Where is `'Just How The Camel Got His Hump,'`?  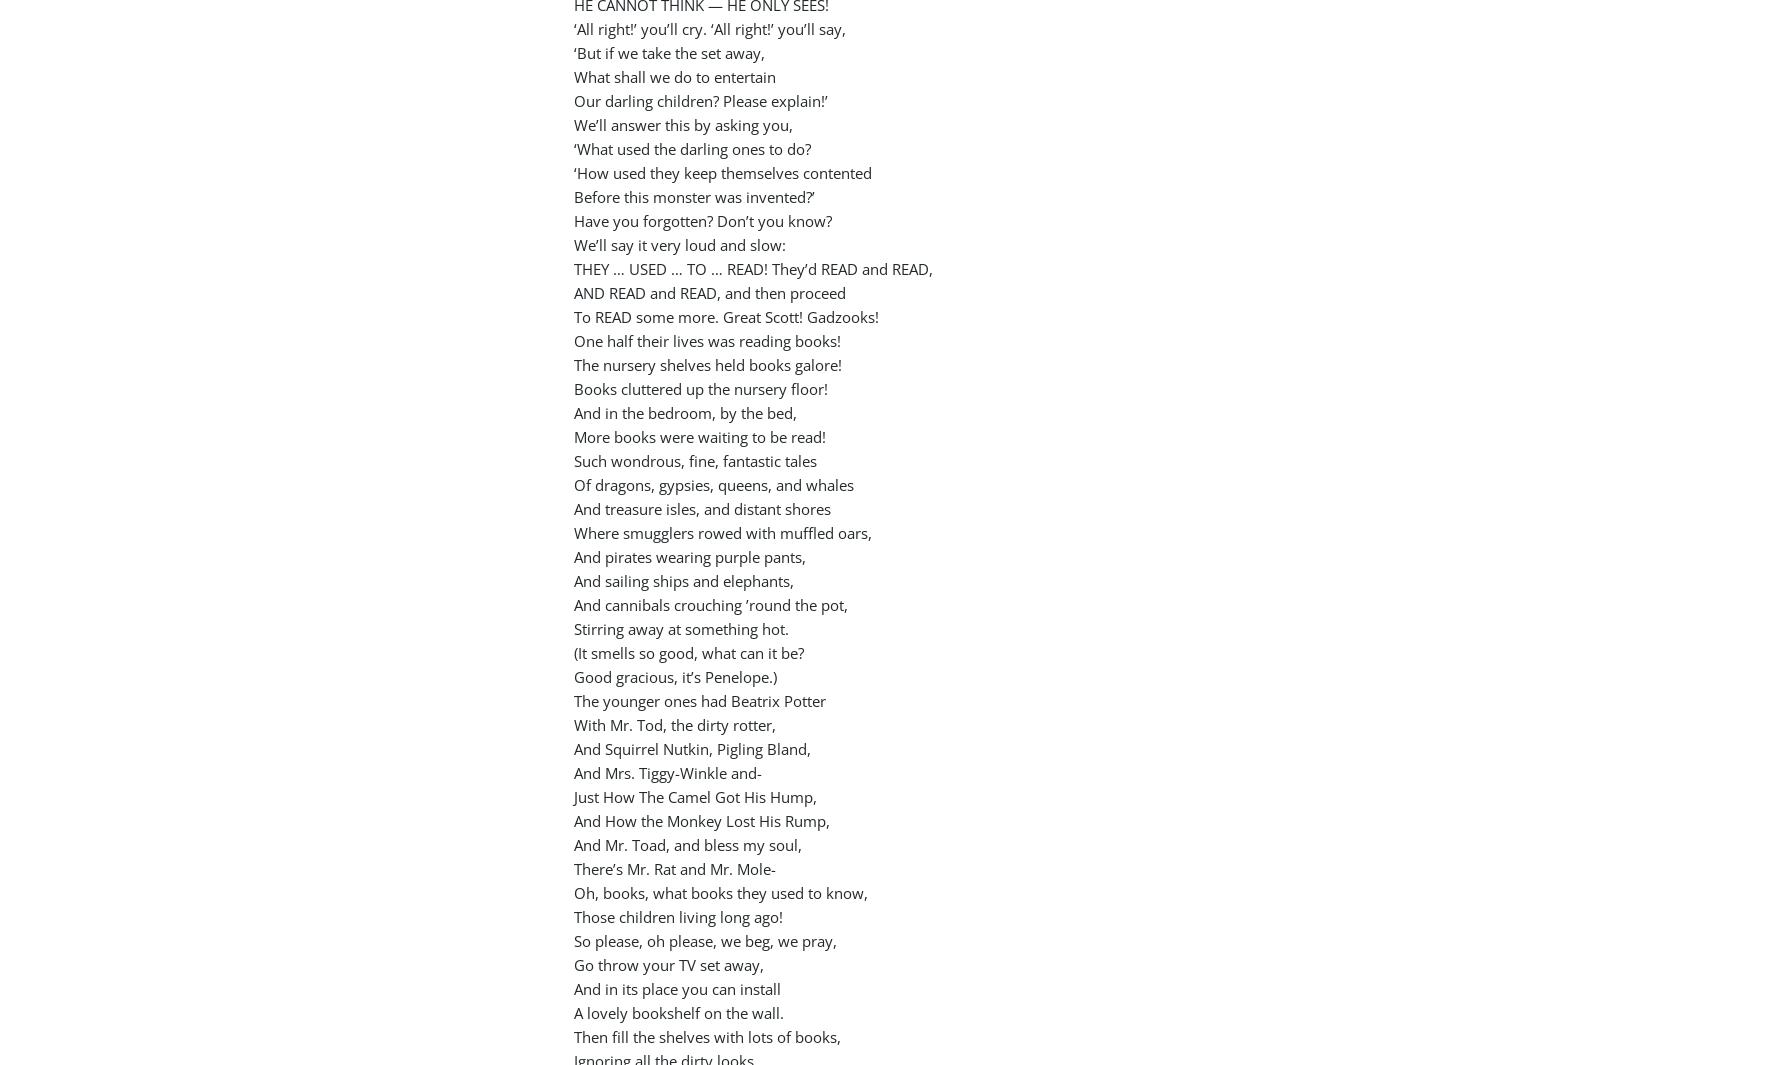
'Just How The Camel Got His Hump,' is located at coordinates (696, 797).